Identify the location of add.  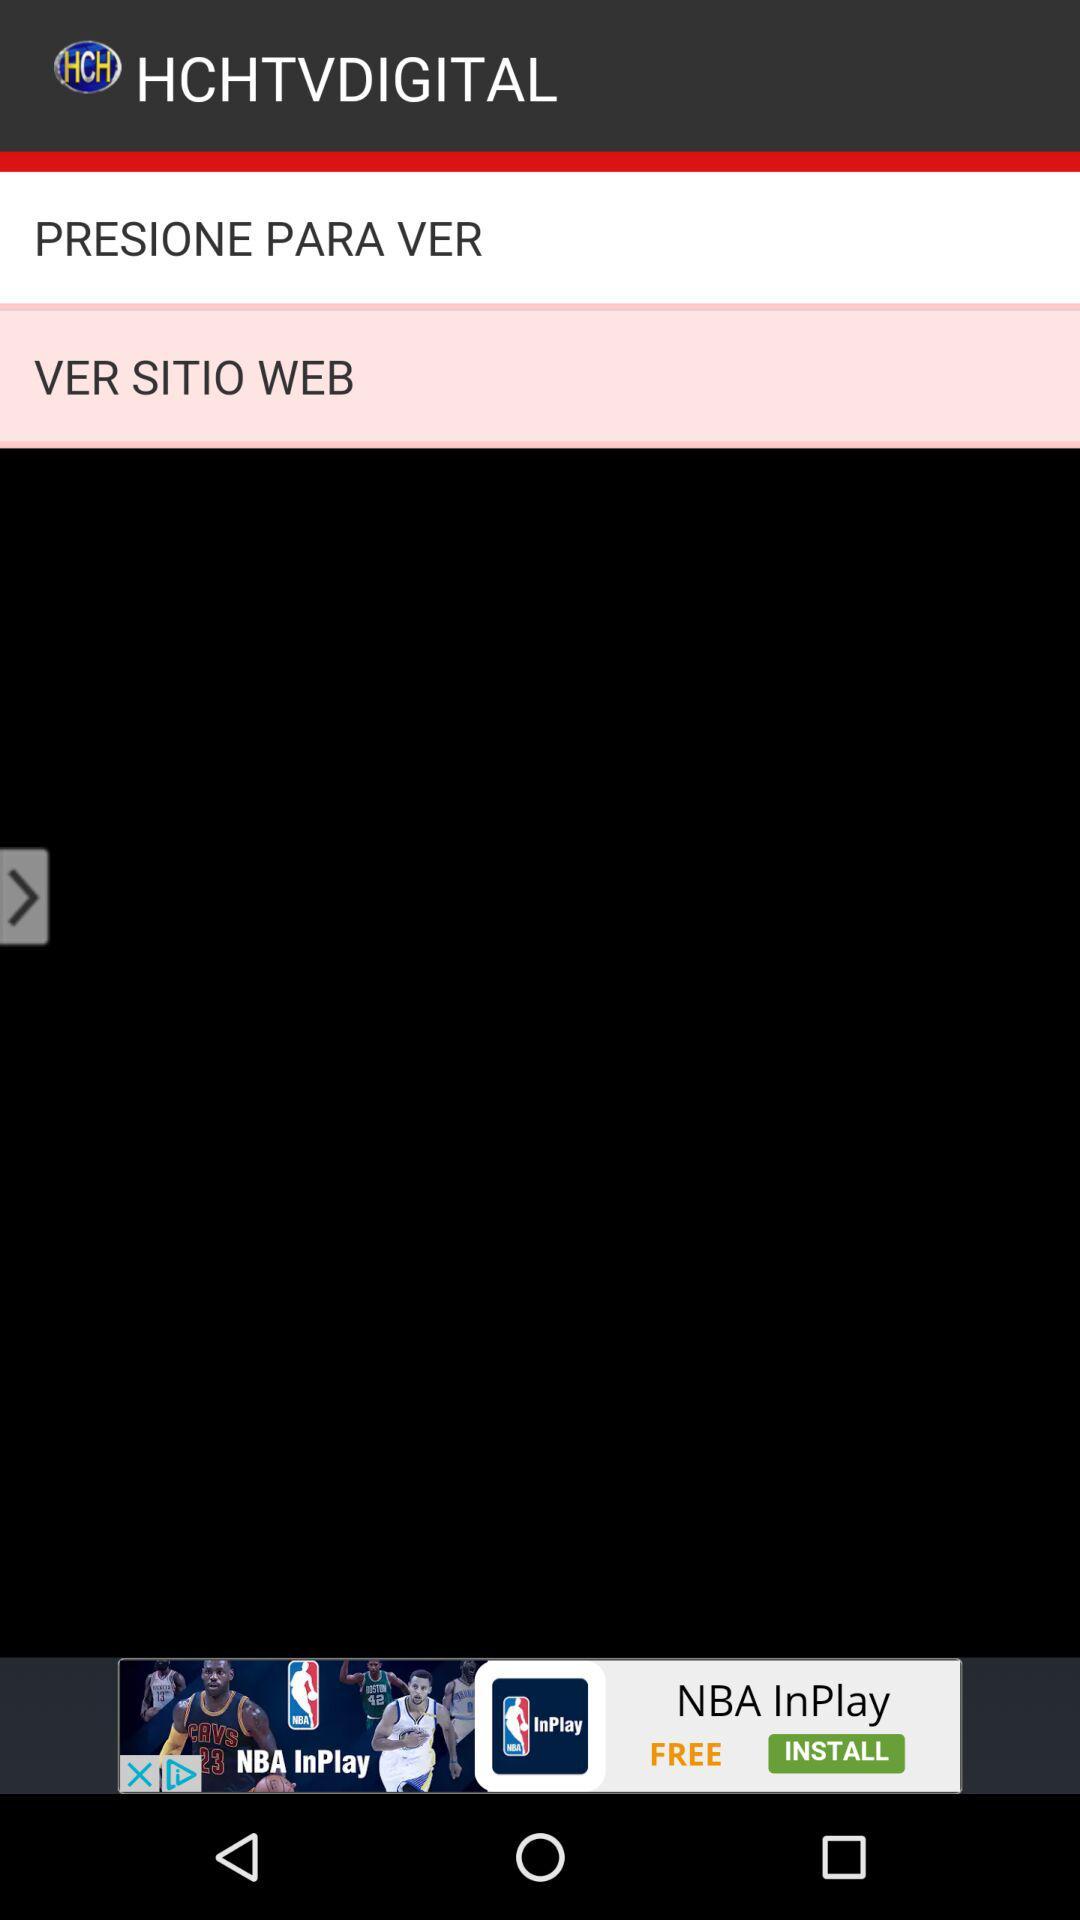
(540, 1725).